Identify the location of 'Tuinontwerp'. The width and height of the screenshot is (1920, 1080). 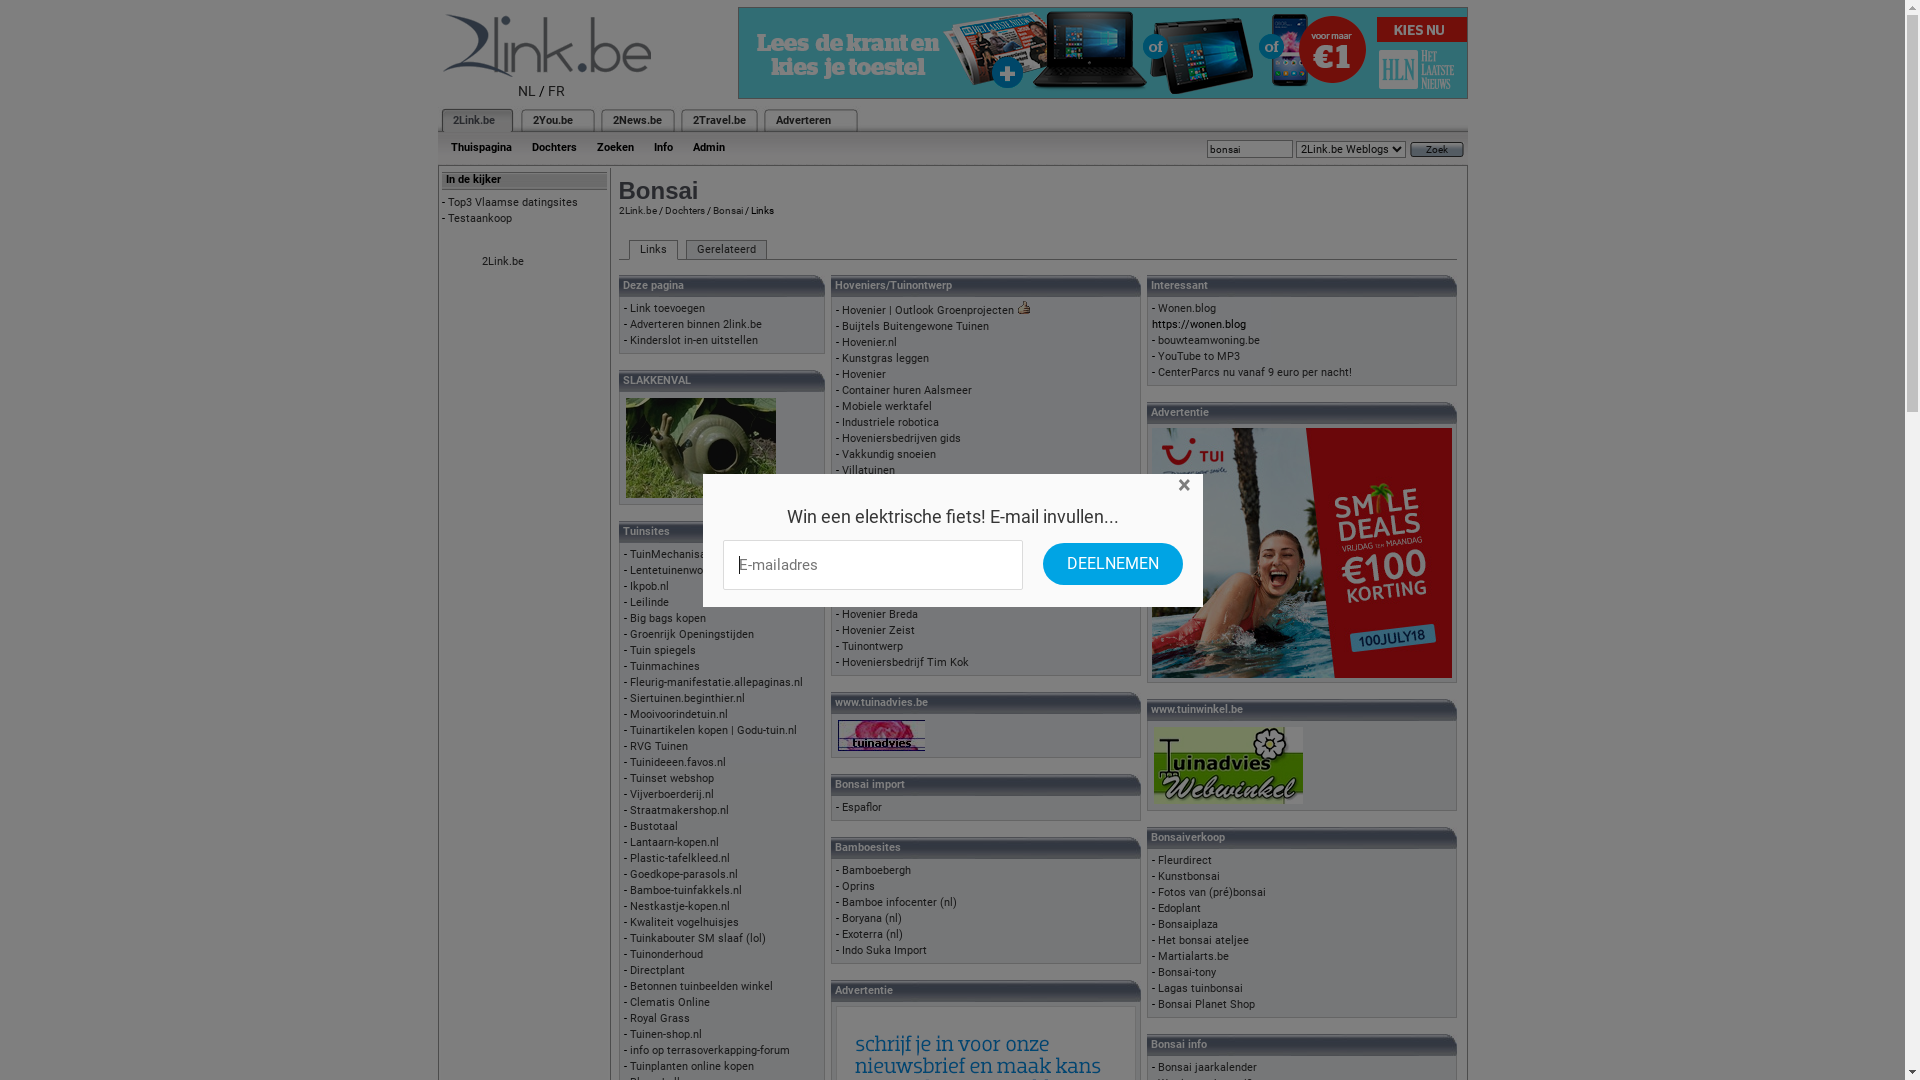
(872, 646).